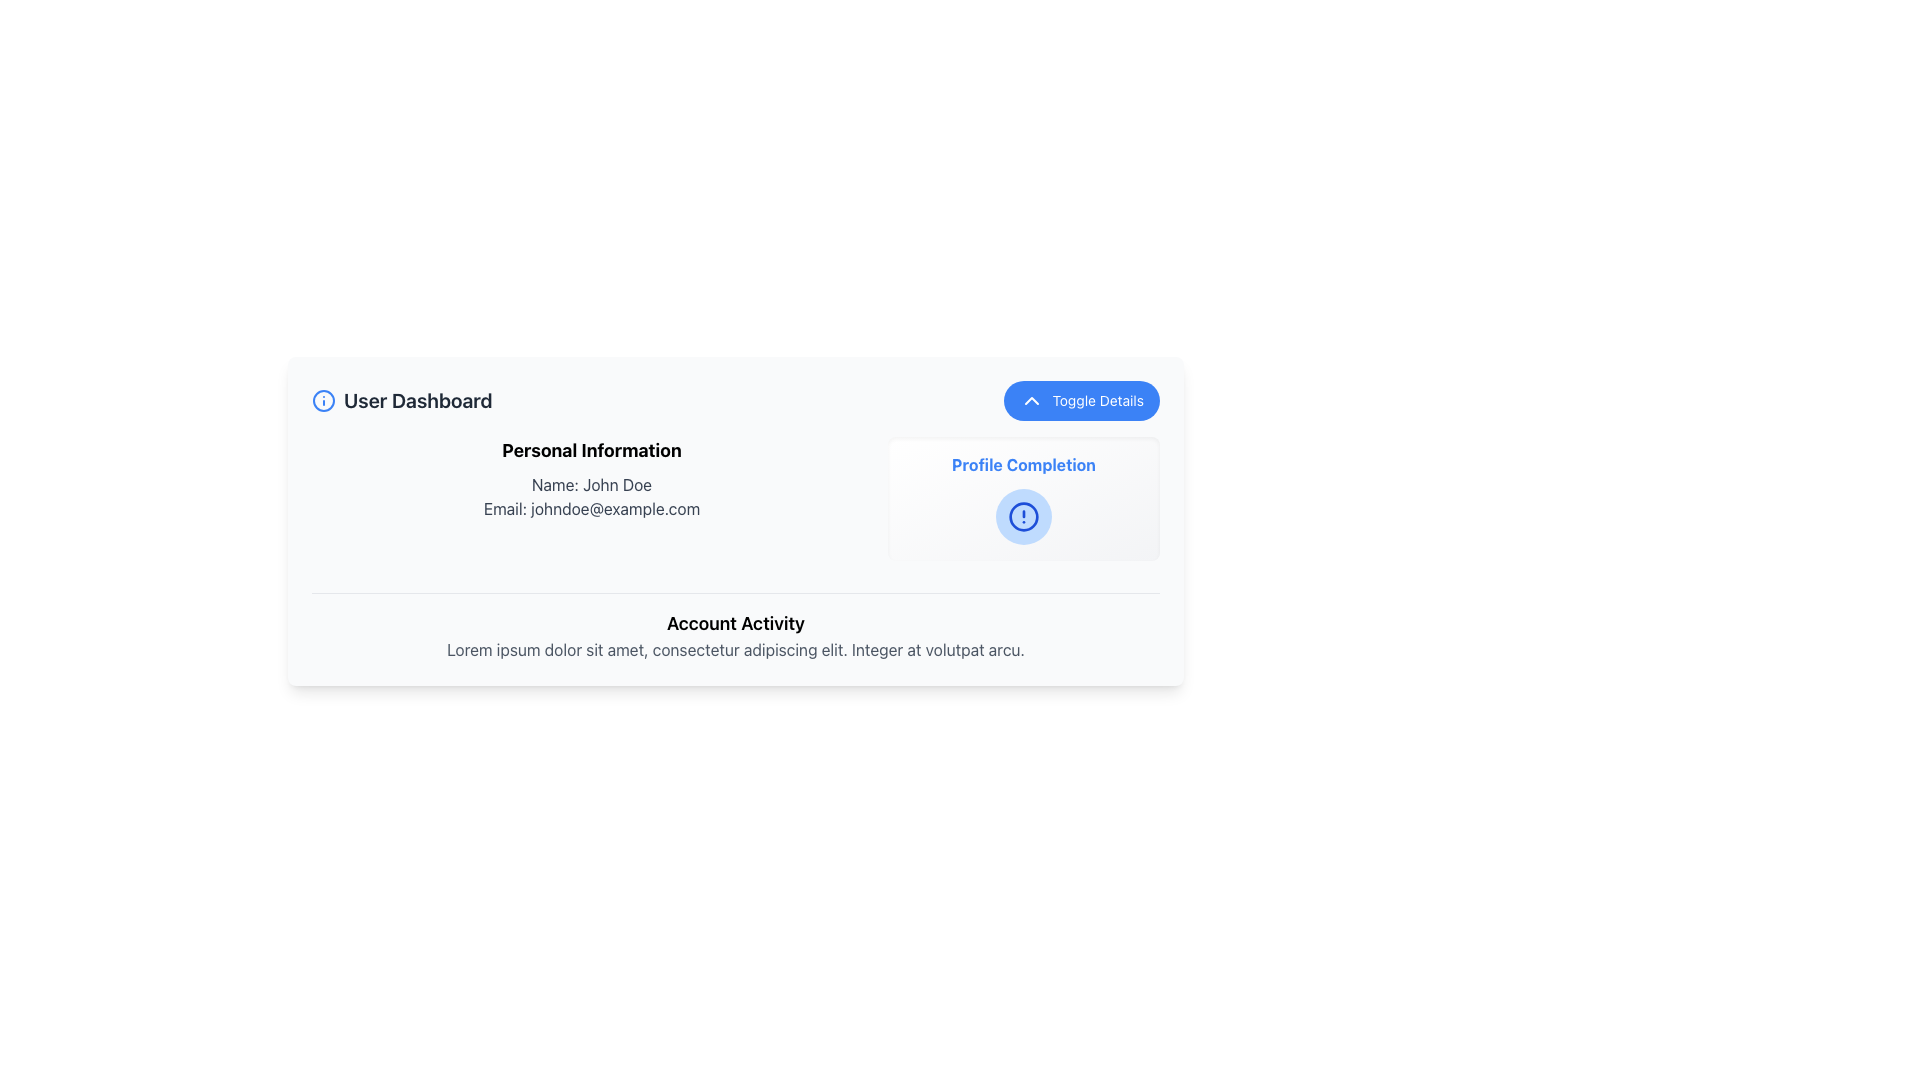  Describe the element at coordinates (590, 451) in the screenshot. I see `text element displaying 'Personal Information', which is styled as a heading in bold black font and located at the top of the 'Personal Information' section` at that location.